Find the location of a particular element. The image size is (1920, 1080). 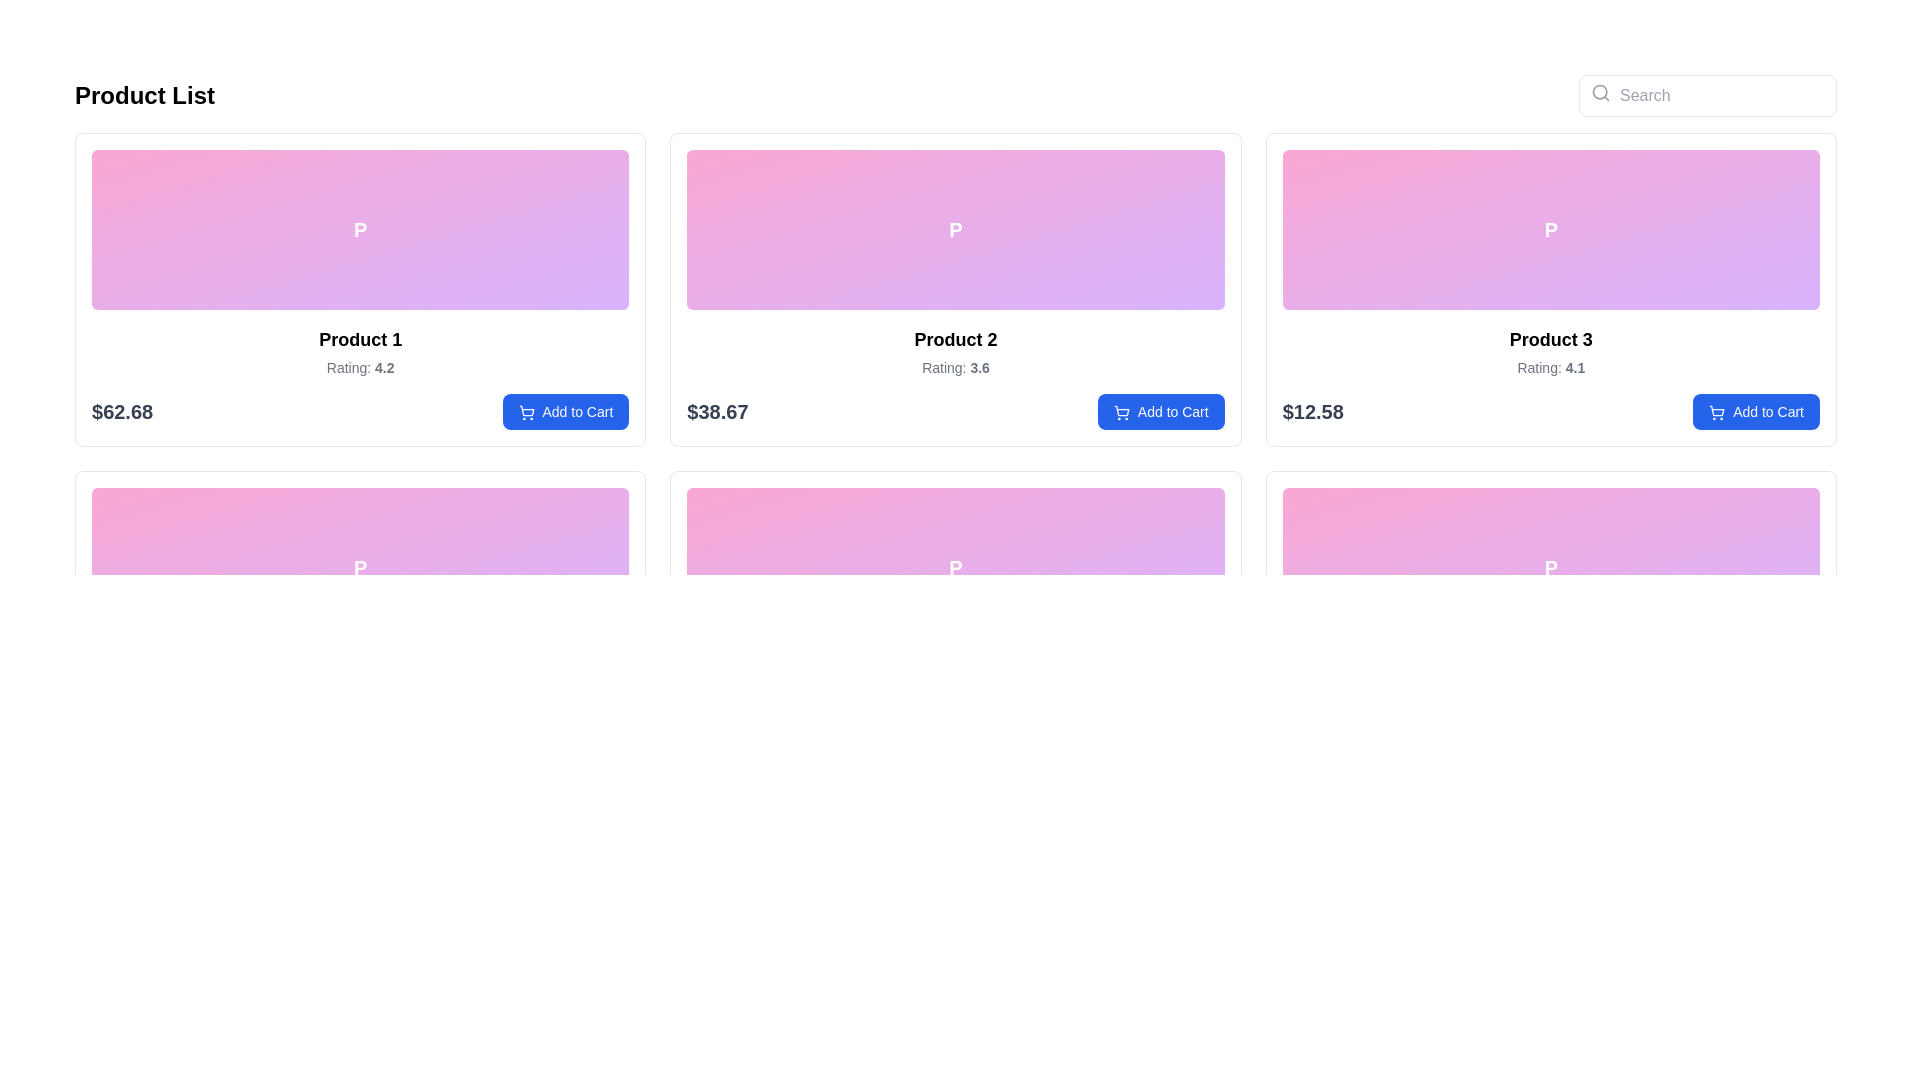

the central circle of the magnifying glass icon, located at the top right corner of the interface, which visually represents the lens part of the icon next to the 'Search' input field is located at coordinates (1600, 92).